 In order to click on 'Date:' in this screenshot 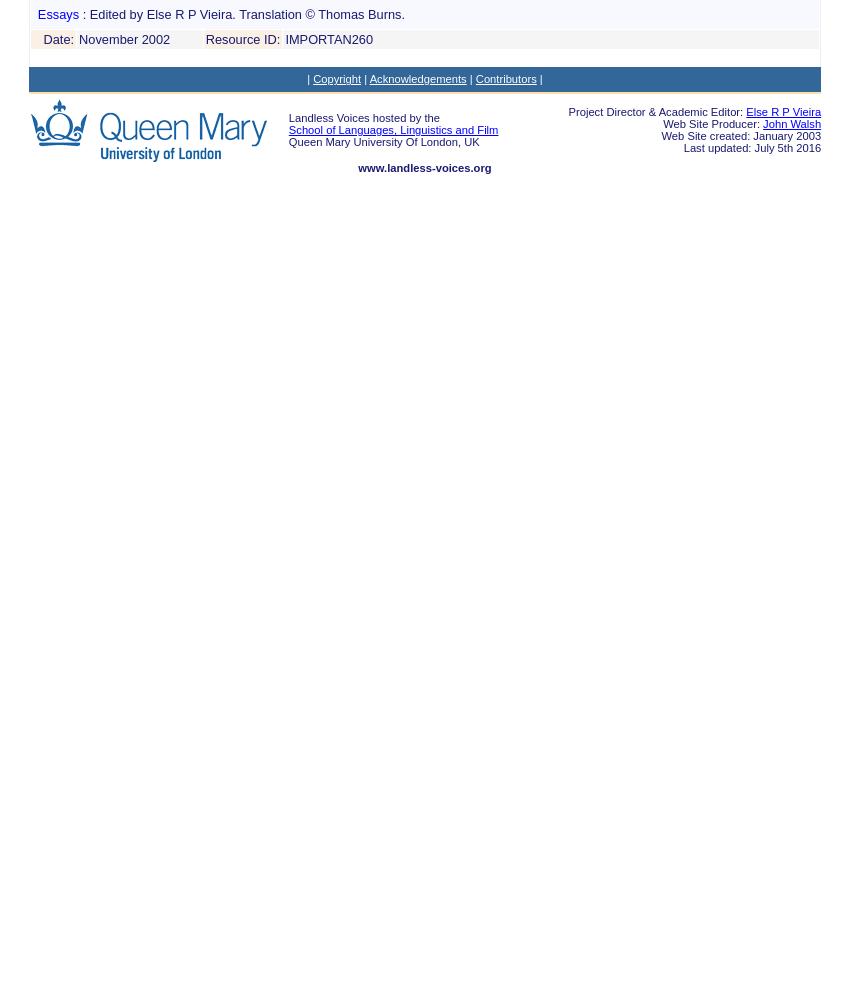, I will do `click(58, 38)`.